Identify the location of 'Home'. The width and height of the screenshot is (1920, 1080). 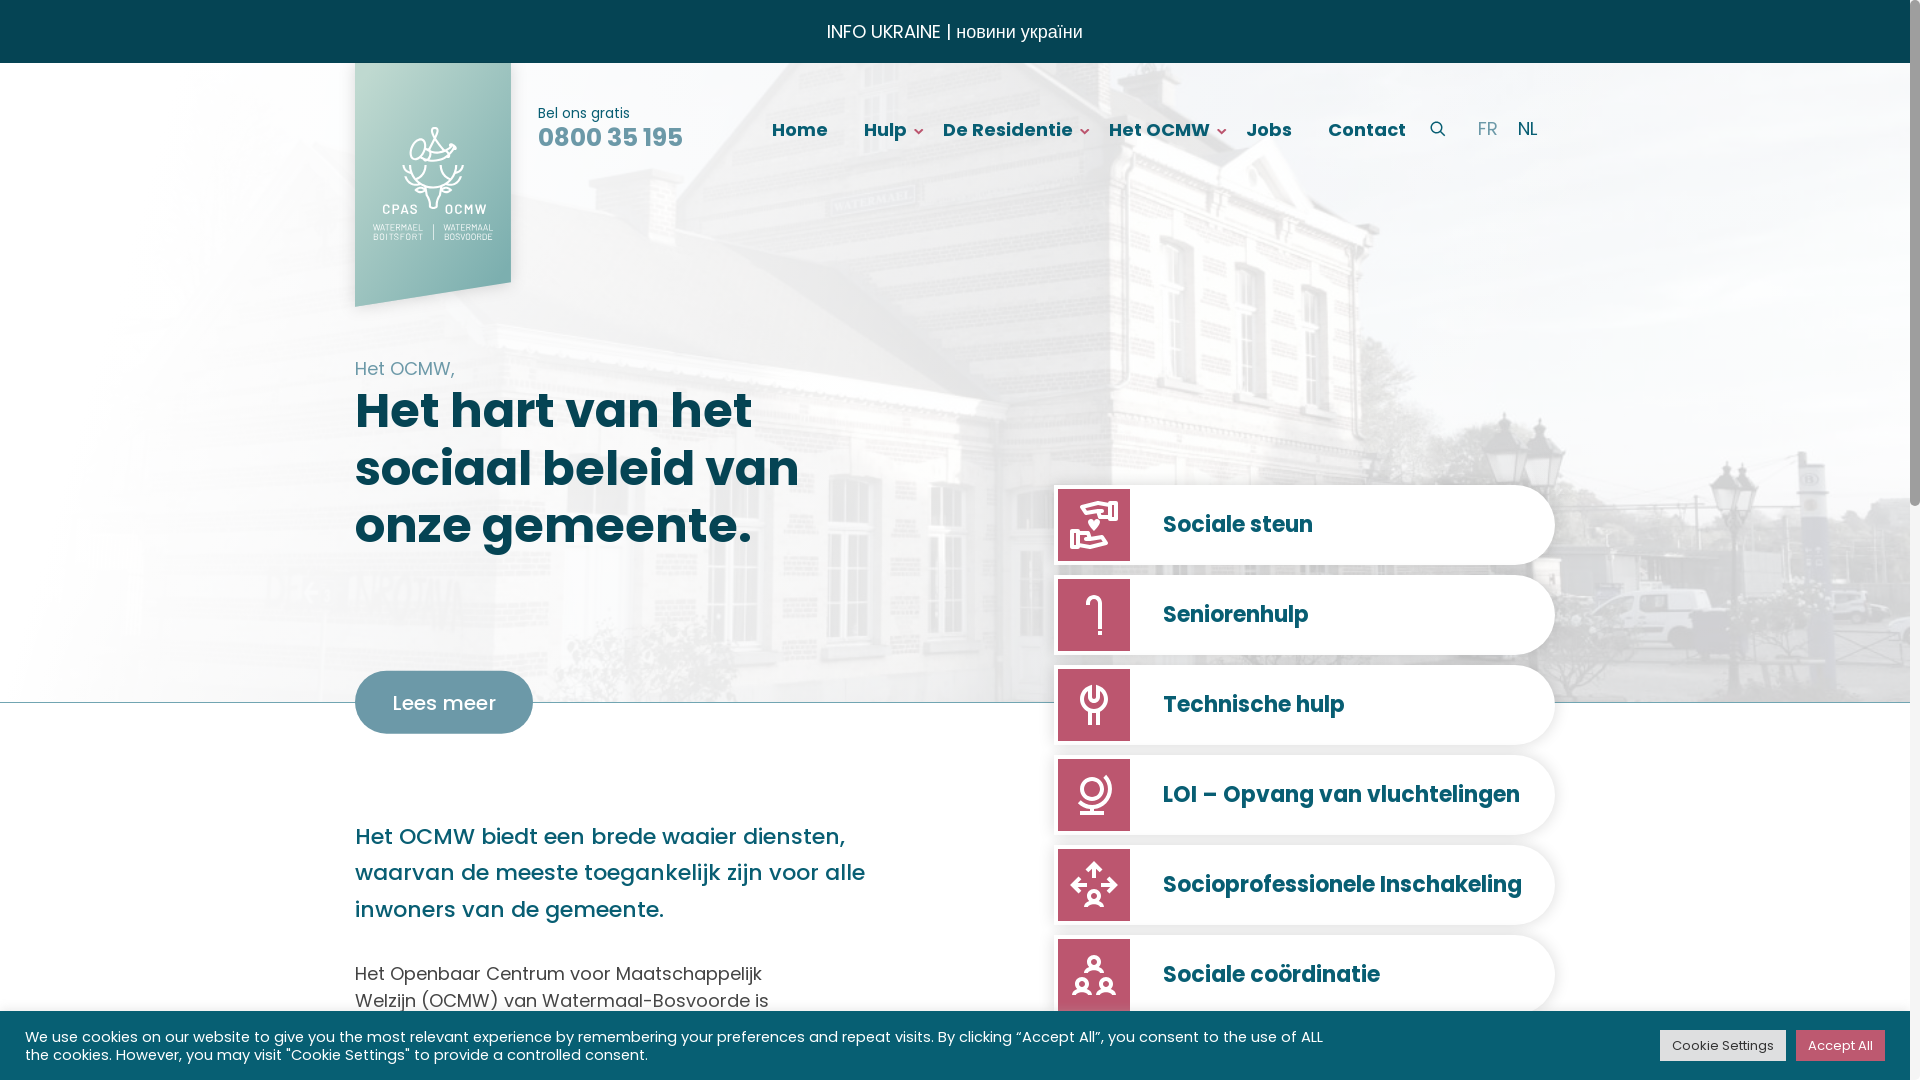
(771, 128).